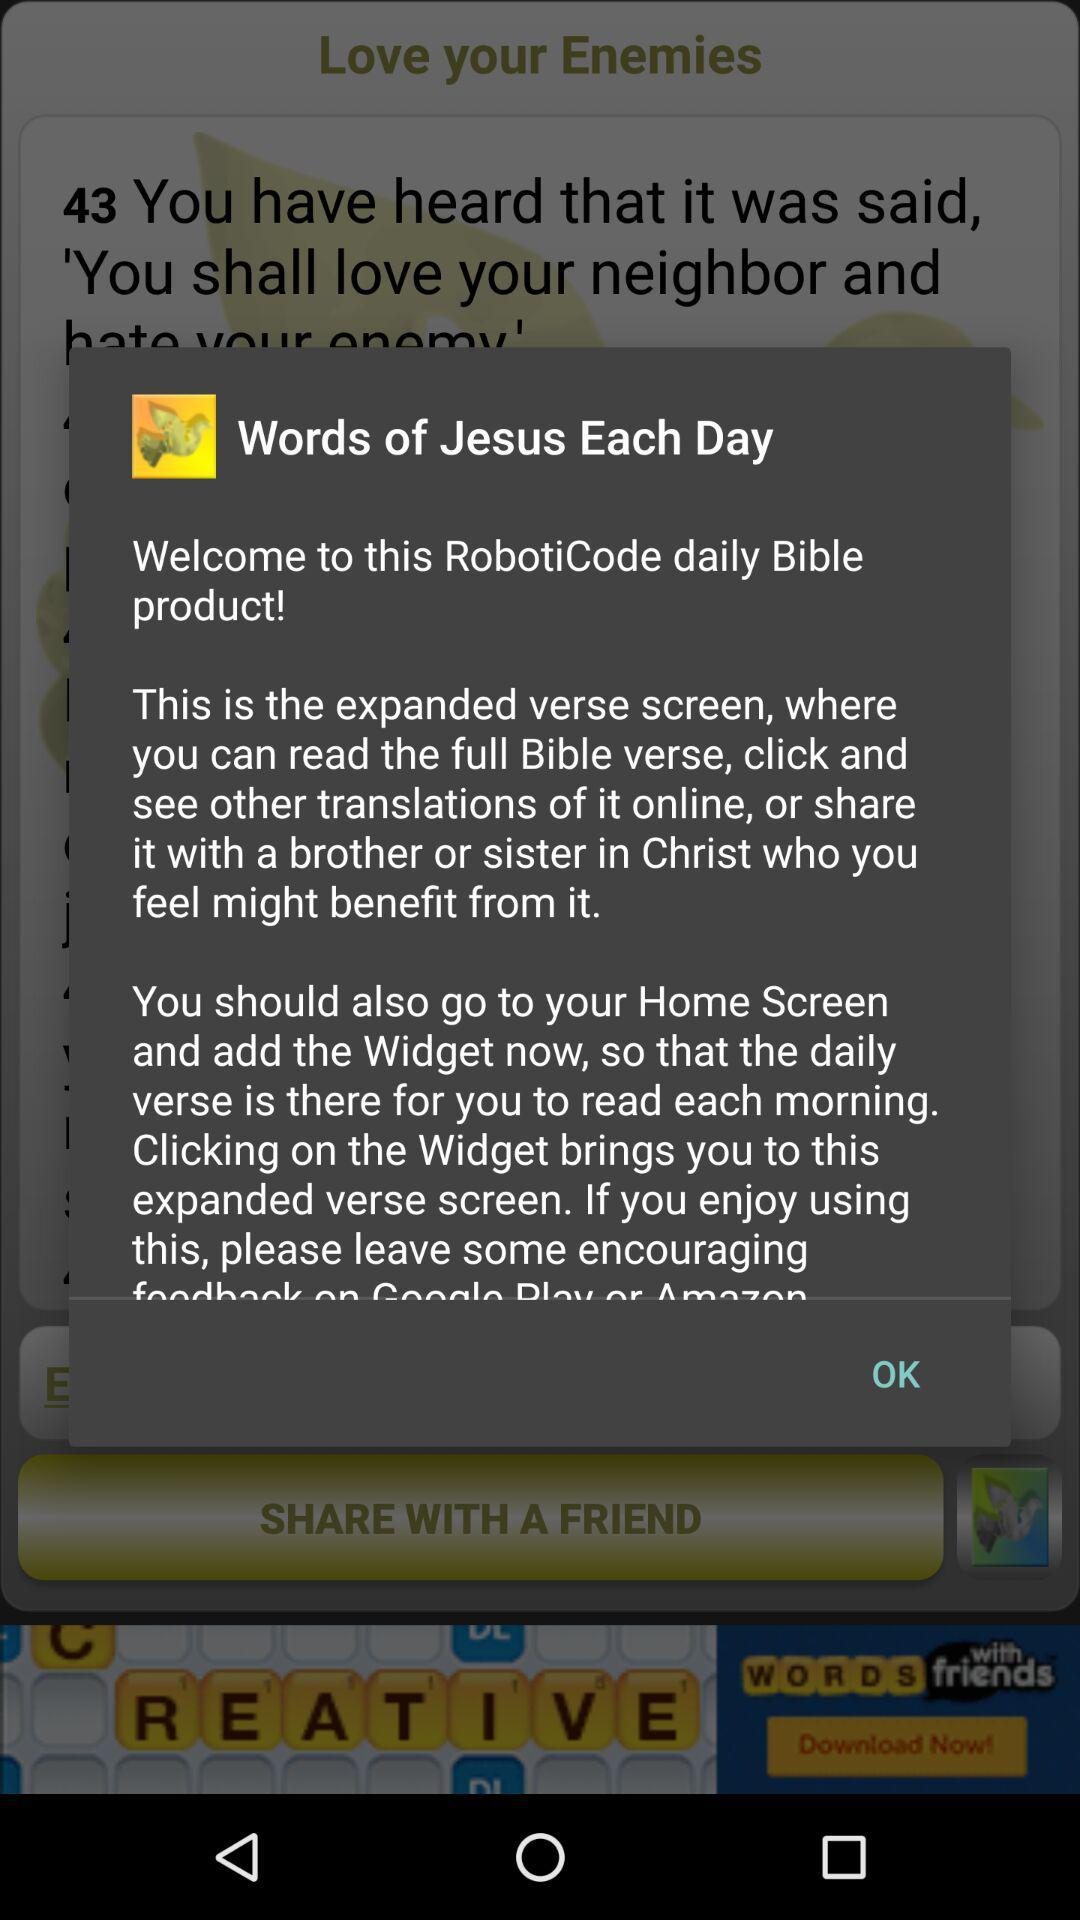 The width and height of the screenshot is (1080, 1920). Describe the element at coordinates (894, 1372) in the screenshot. I see `the icon below the welcome to this app` at that location.